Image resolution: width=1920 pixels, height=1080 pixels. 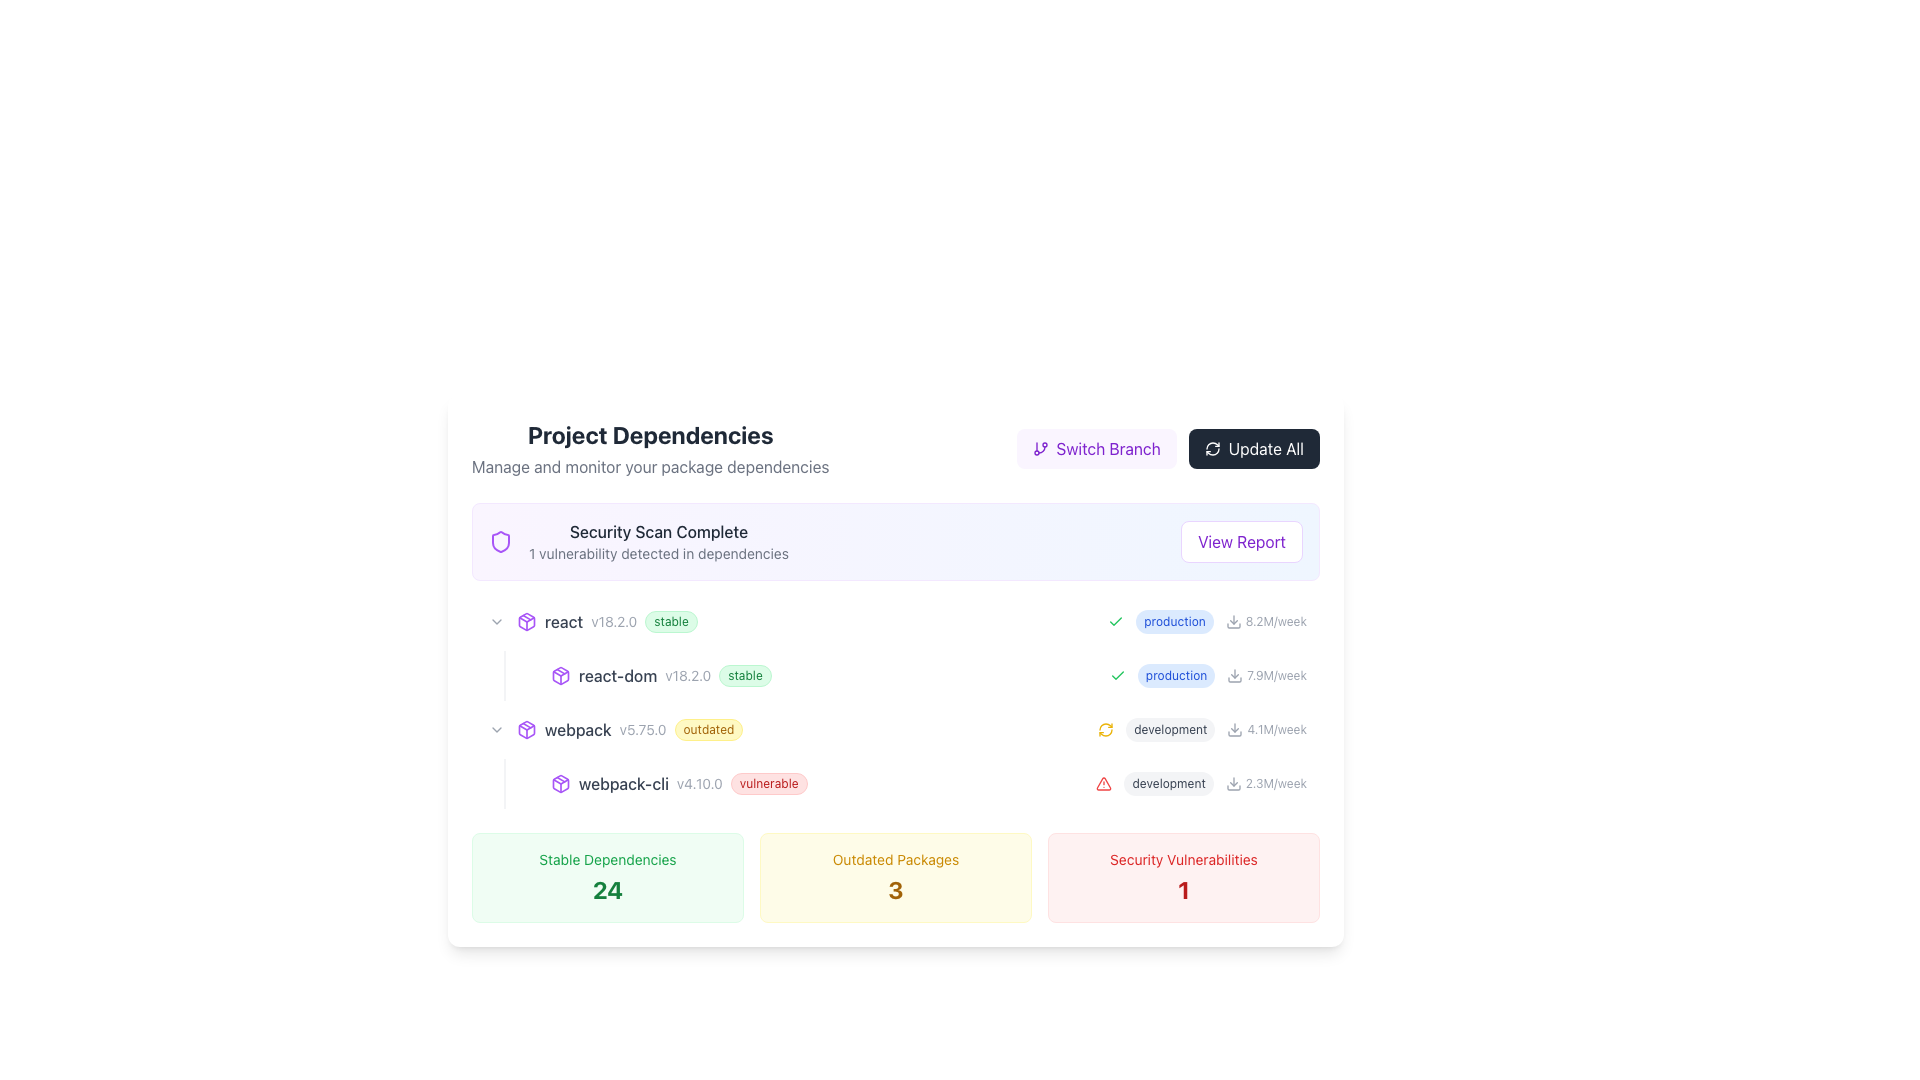 What do you see at coordinates (658, 531) in the screenshot?
I see `text label displaying 'Security Scan Complete', which is located at the top-center of the card summarizing scan results` at bounding box center [658, 531].